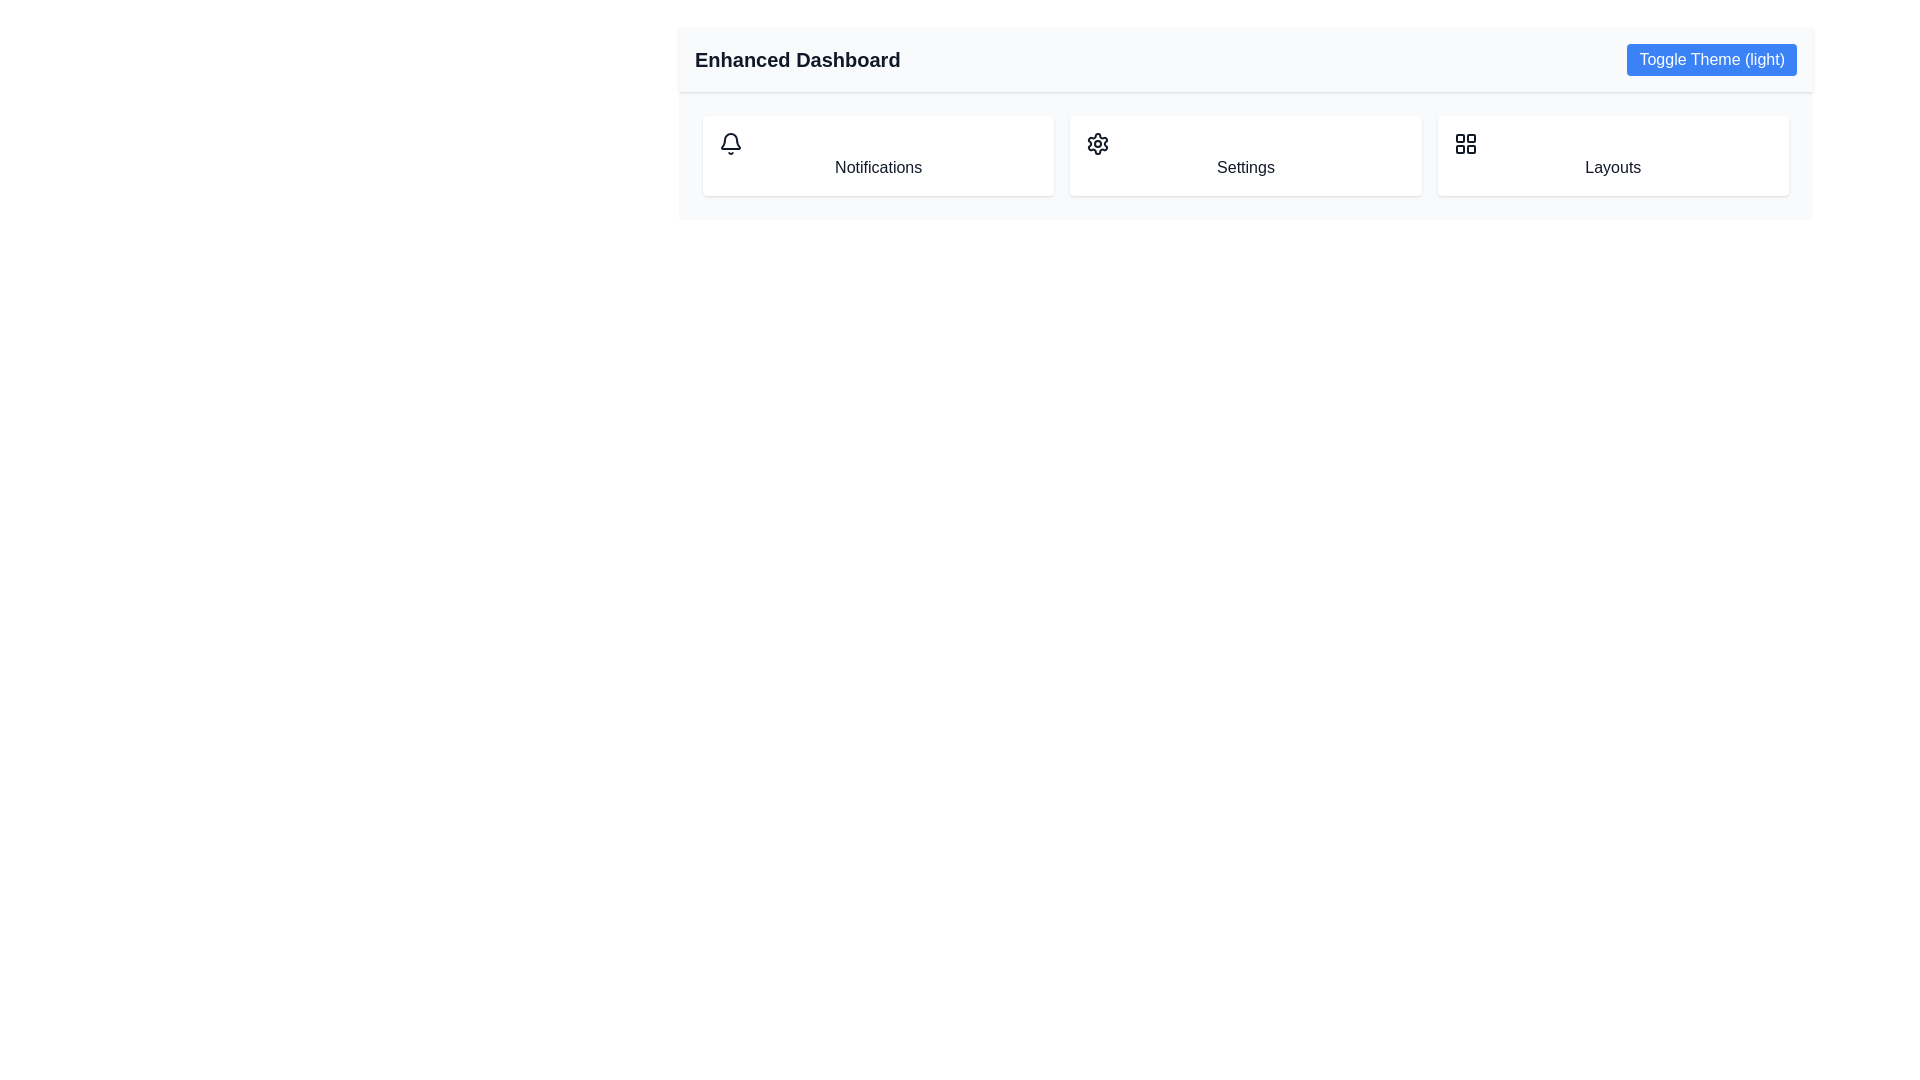  Describe the element at coordinates (1613, 154) in the screenshot. I see `the 'Layouts' button, which is the rightmost navigation item in a three-column grid layout` at that location.